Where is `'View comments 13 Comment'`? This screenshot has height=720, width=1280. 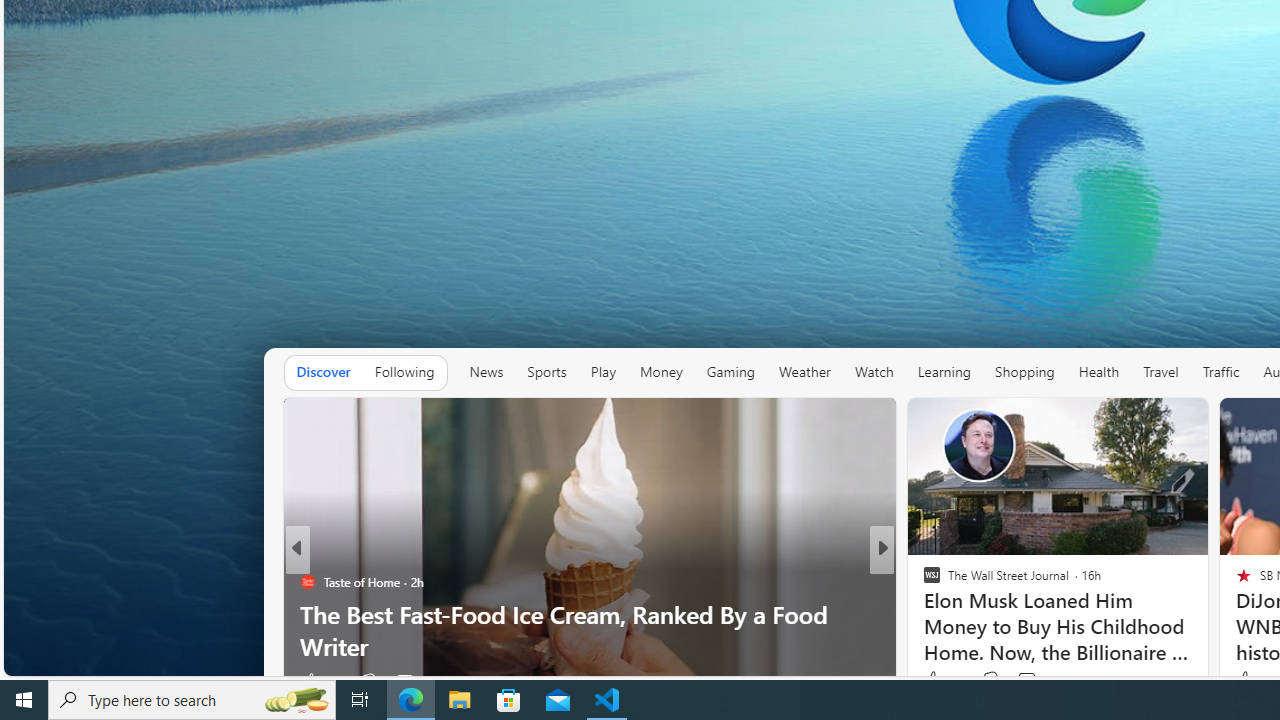 'View comments 13 Comment' is located at coordinates (1020, 680).